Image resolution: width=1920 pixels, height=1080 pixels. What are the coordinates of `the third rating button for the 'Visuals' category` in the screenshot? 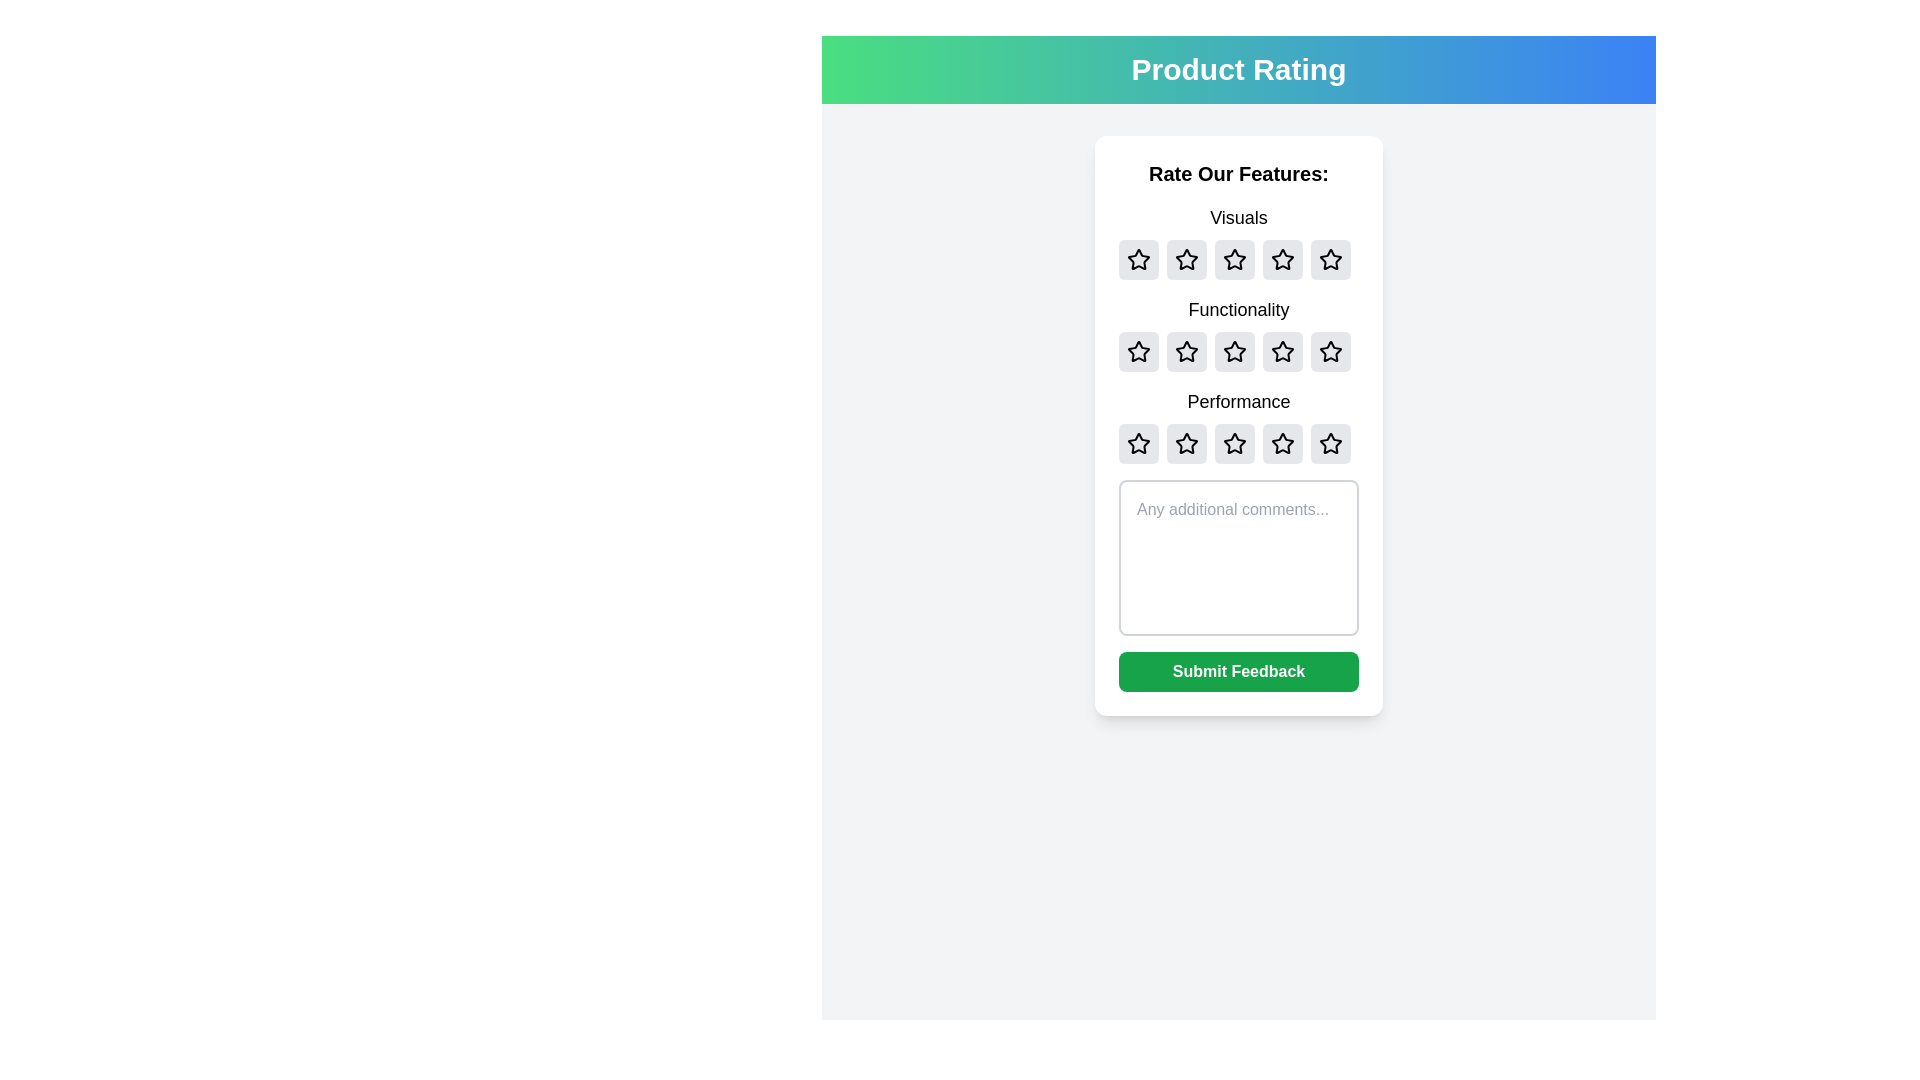 It's located at (1233, 258).